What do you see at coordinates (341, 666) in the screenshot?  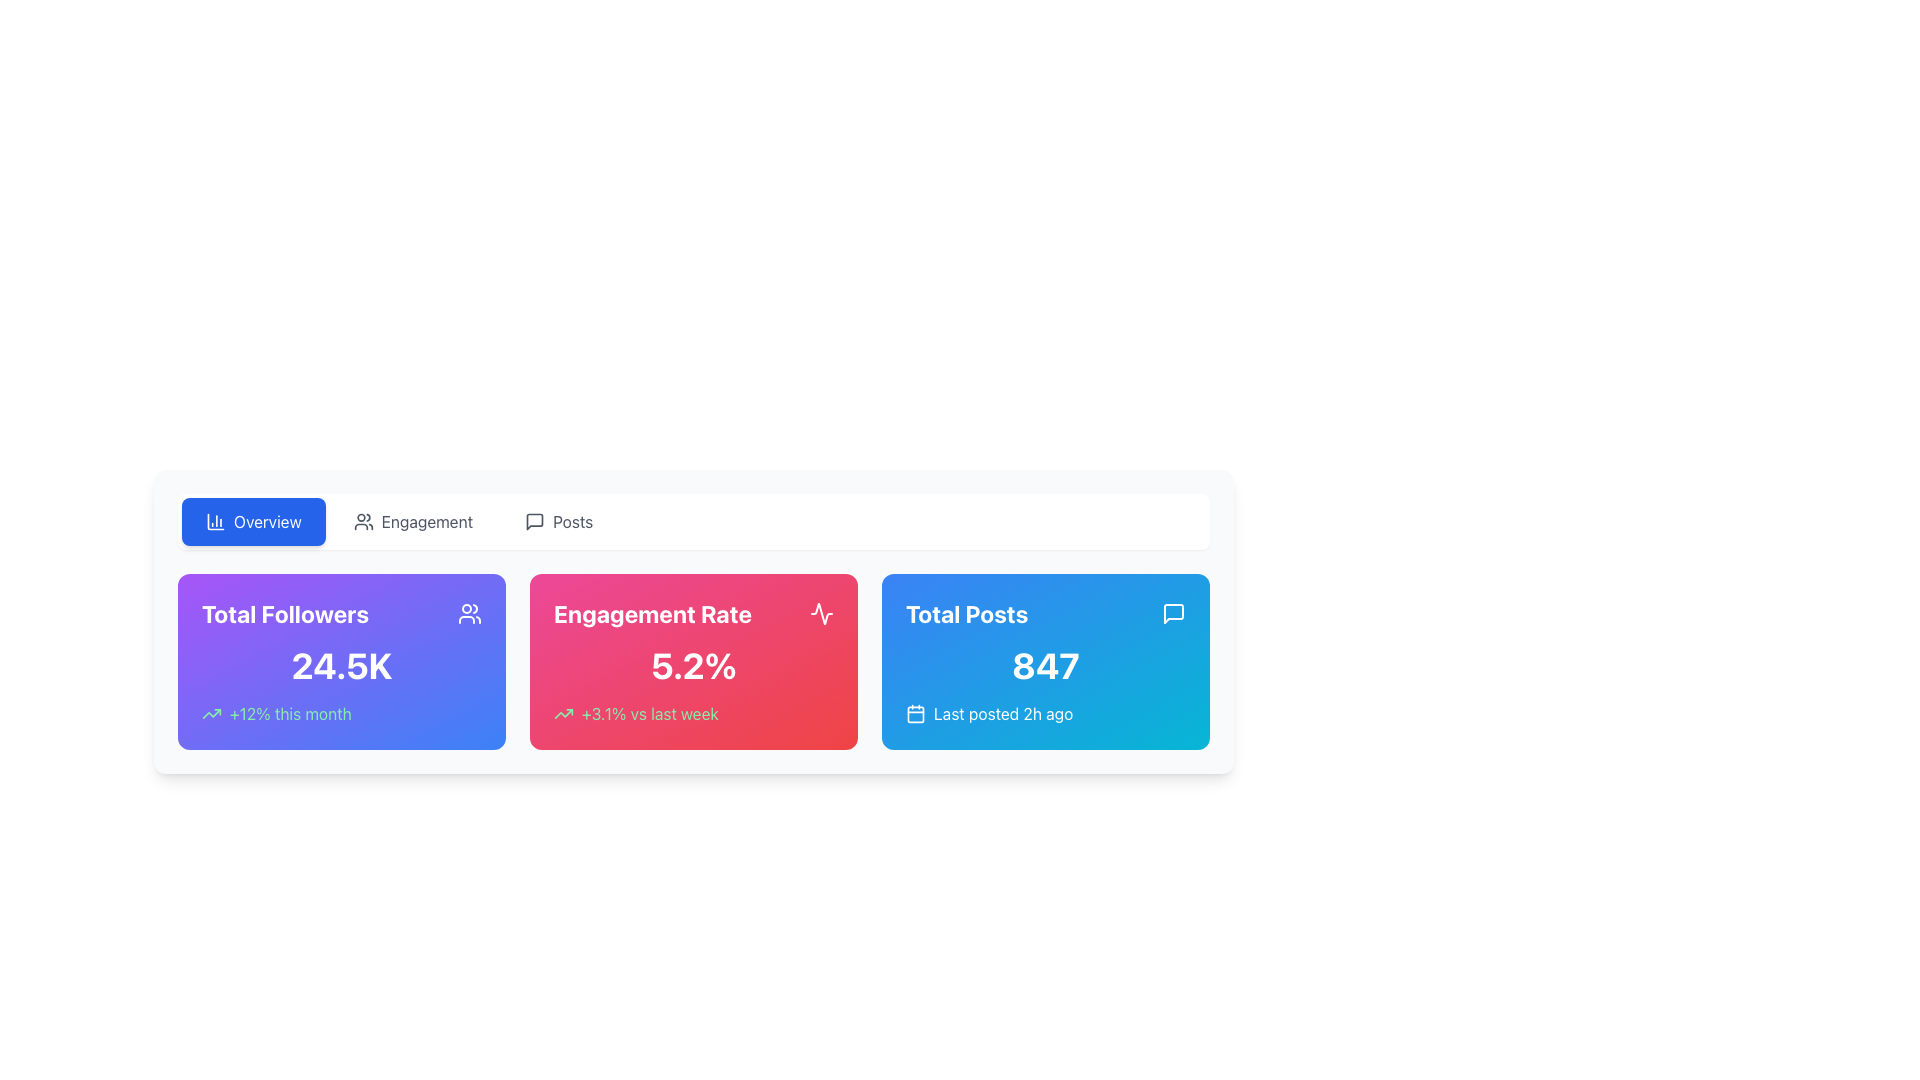 I see `the static text label displaying '24.5K' in bold white color, which is centrally positioned within a gradient background in the card labeled 'Total Followers'` at bounding box center [341, 666].